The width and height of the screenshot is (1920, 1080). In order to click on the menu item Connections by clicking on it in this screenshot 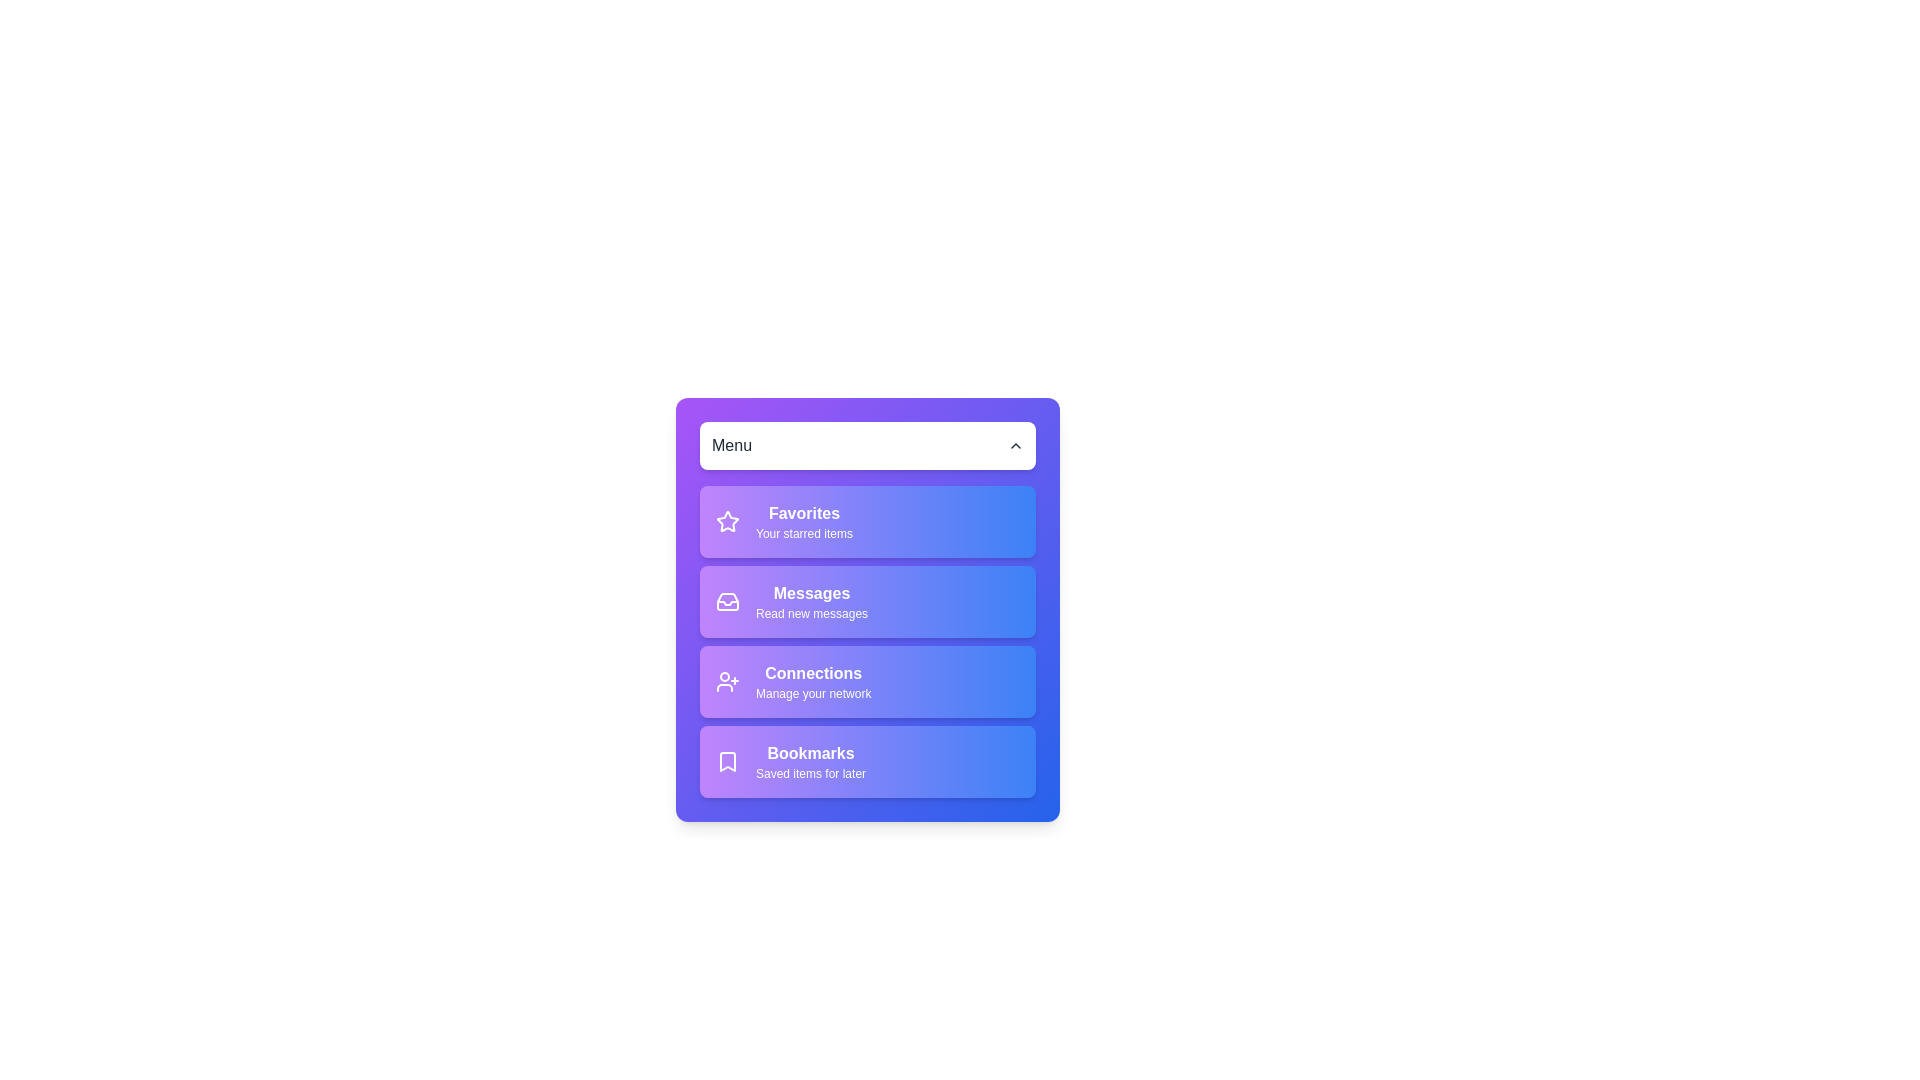, I will do `click(868, 681)`.